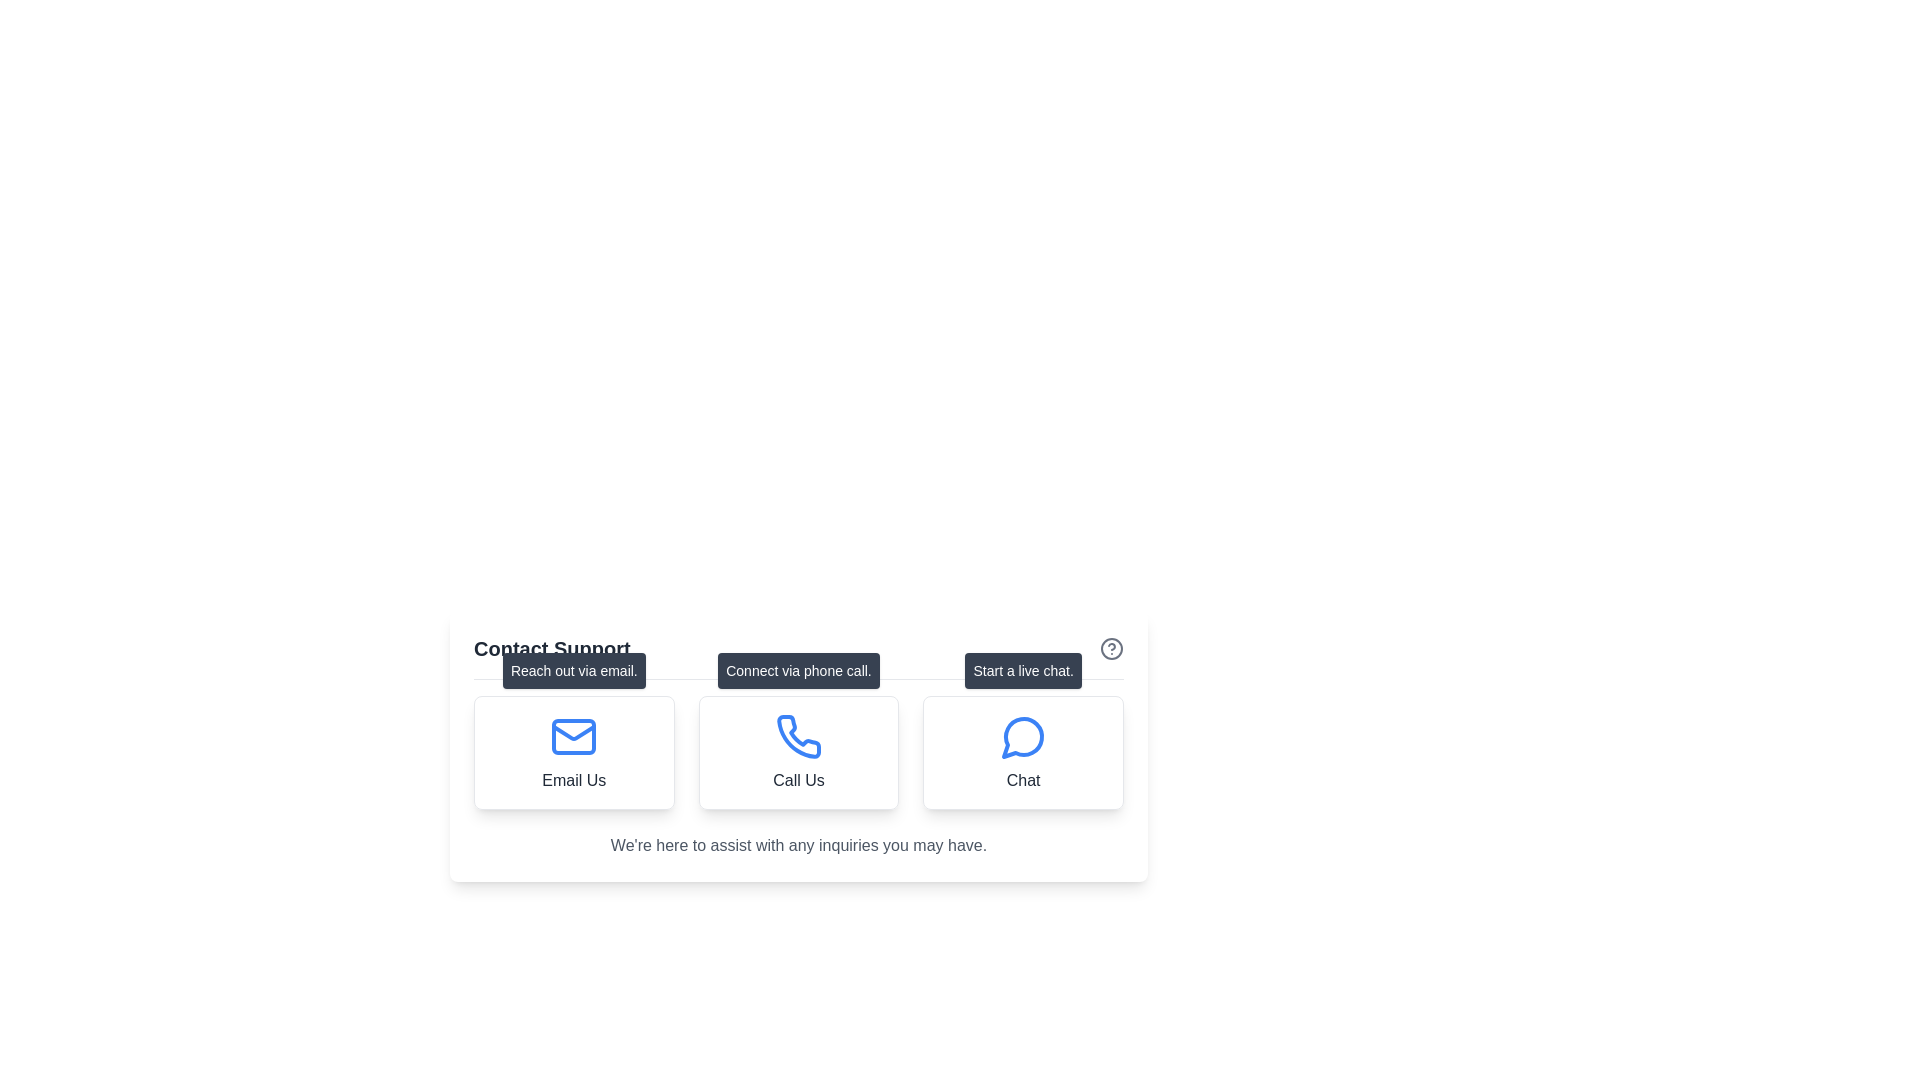 The width and height of the screenshot is (1920, 1080). Describe the element at coordinates (797, 798) in the screenshot. I see `the 'Email Us' section on the Interactive Contact Panel to initiate an email` at that location.